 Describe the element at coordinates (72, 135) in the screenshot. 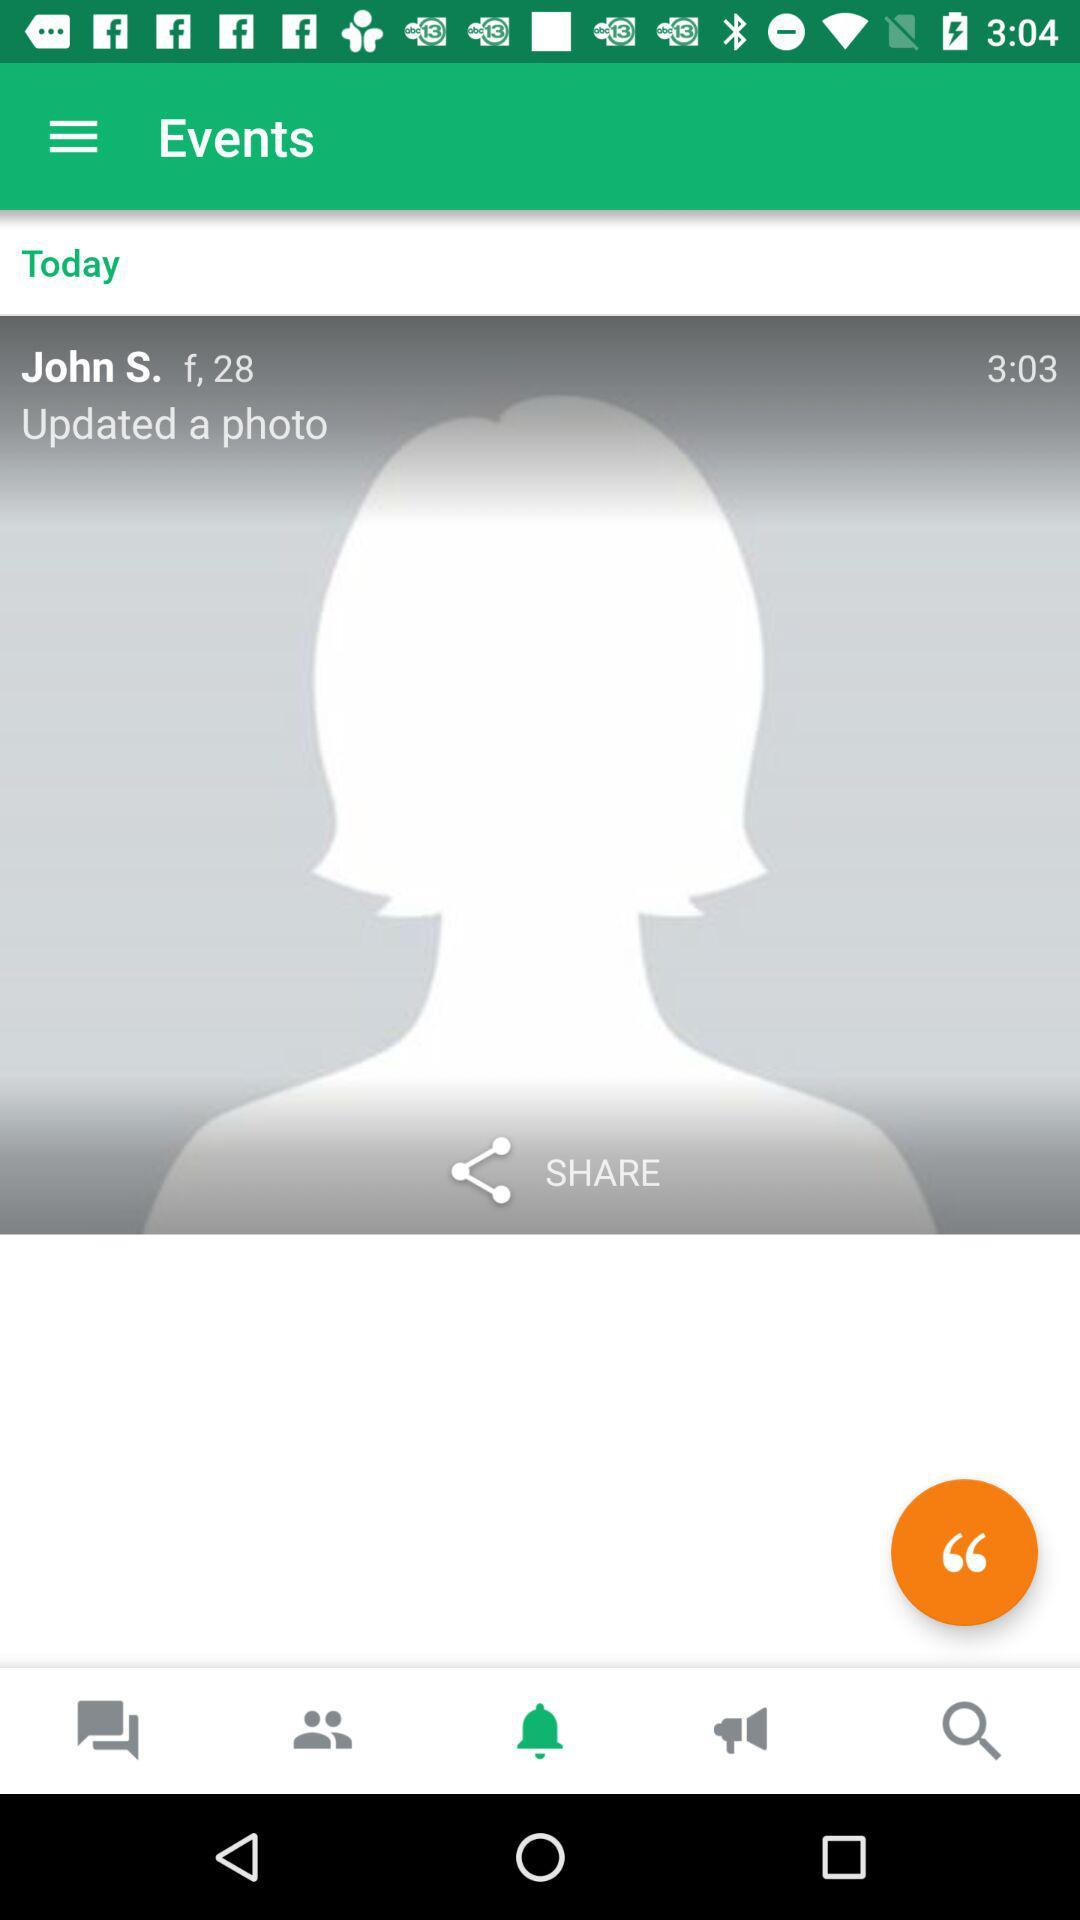

I see `the icon above today icon` at that location.